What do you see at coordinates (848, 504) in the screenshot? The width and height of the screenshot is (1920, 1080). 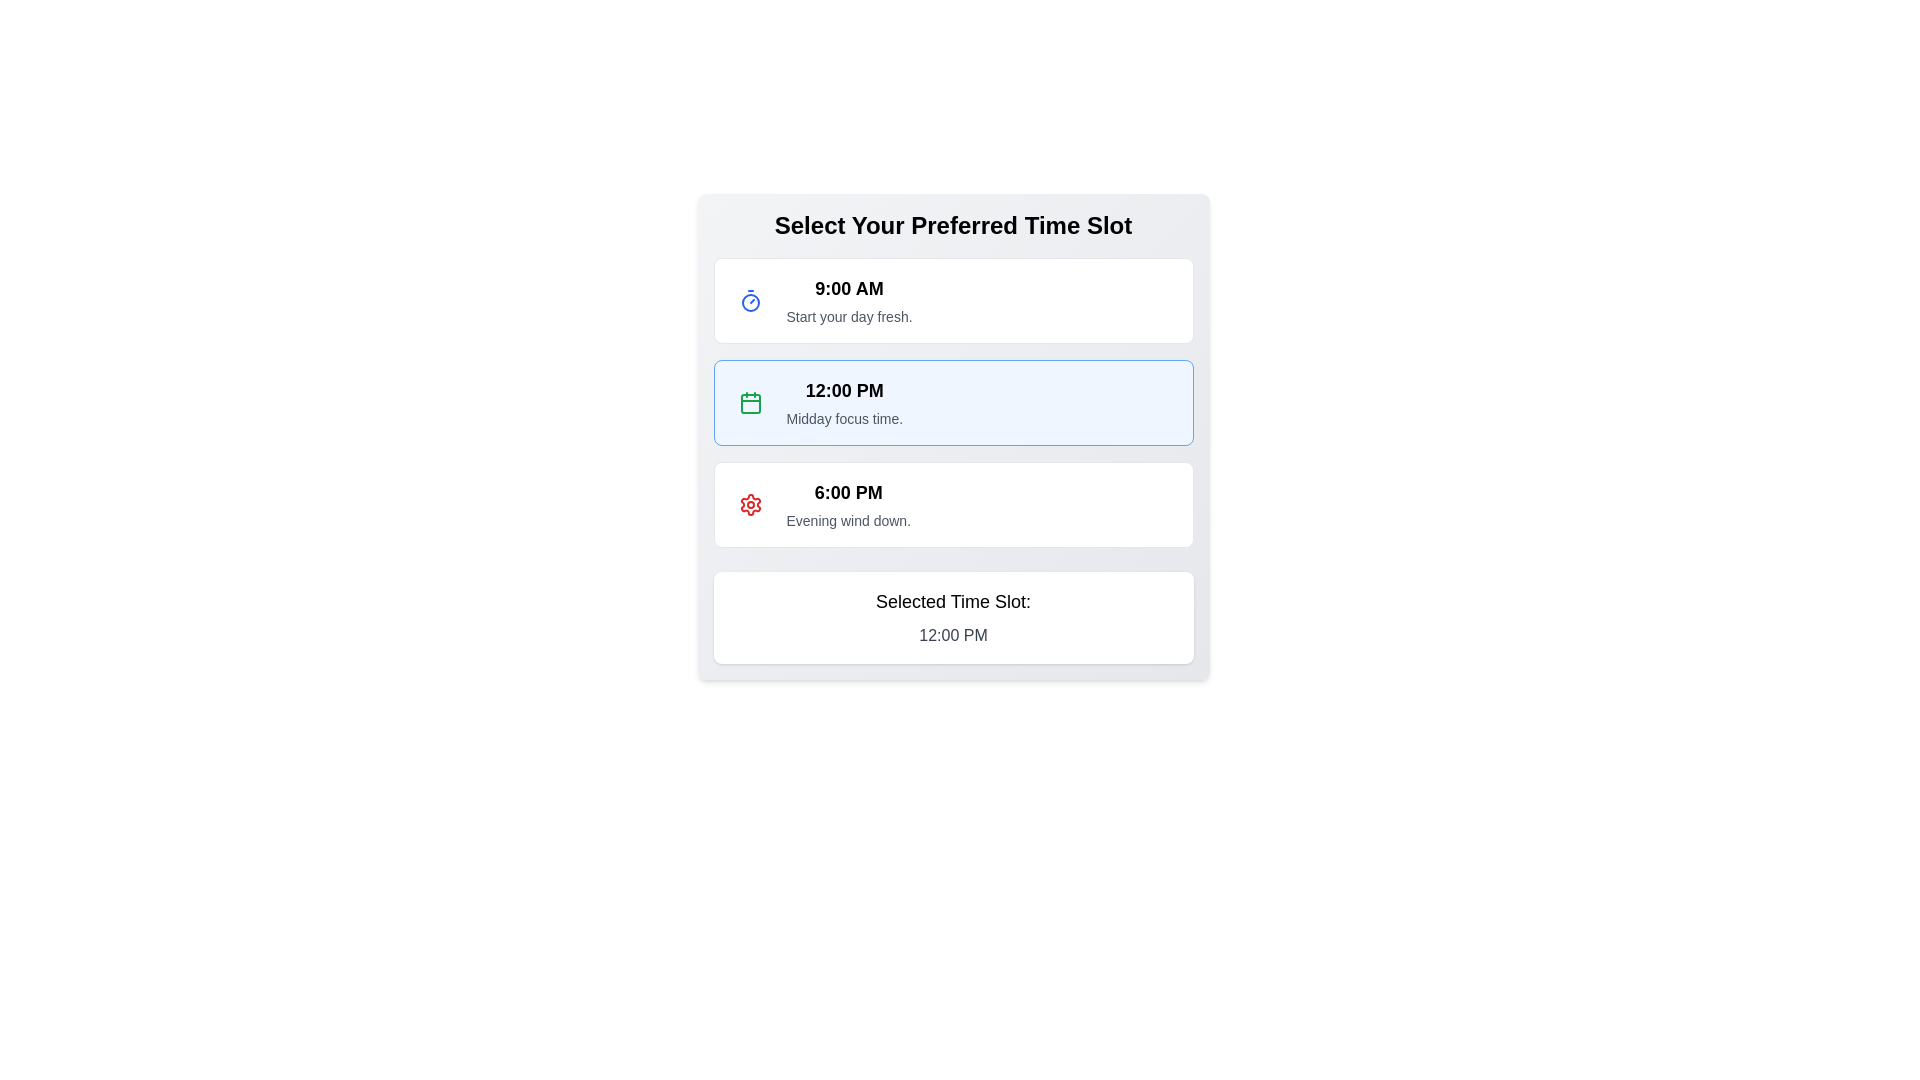 I see `time slot information for '6:00 PM' with the description 'Evening wind down' from the last slot in the list under 'Select Your Preferred Time Slot.'` at bounding box center [848, 504].